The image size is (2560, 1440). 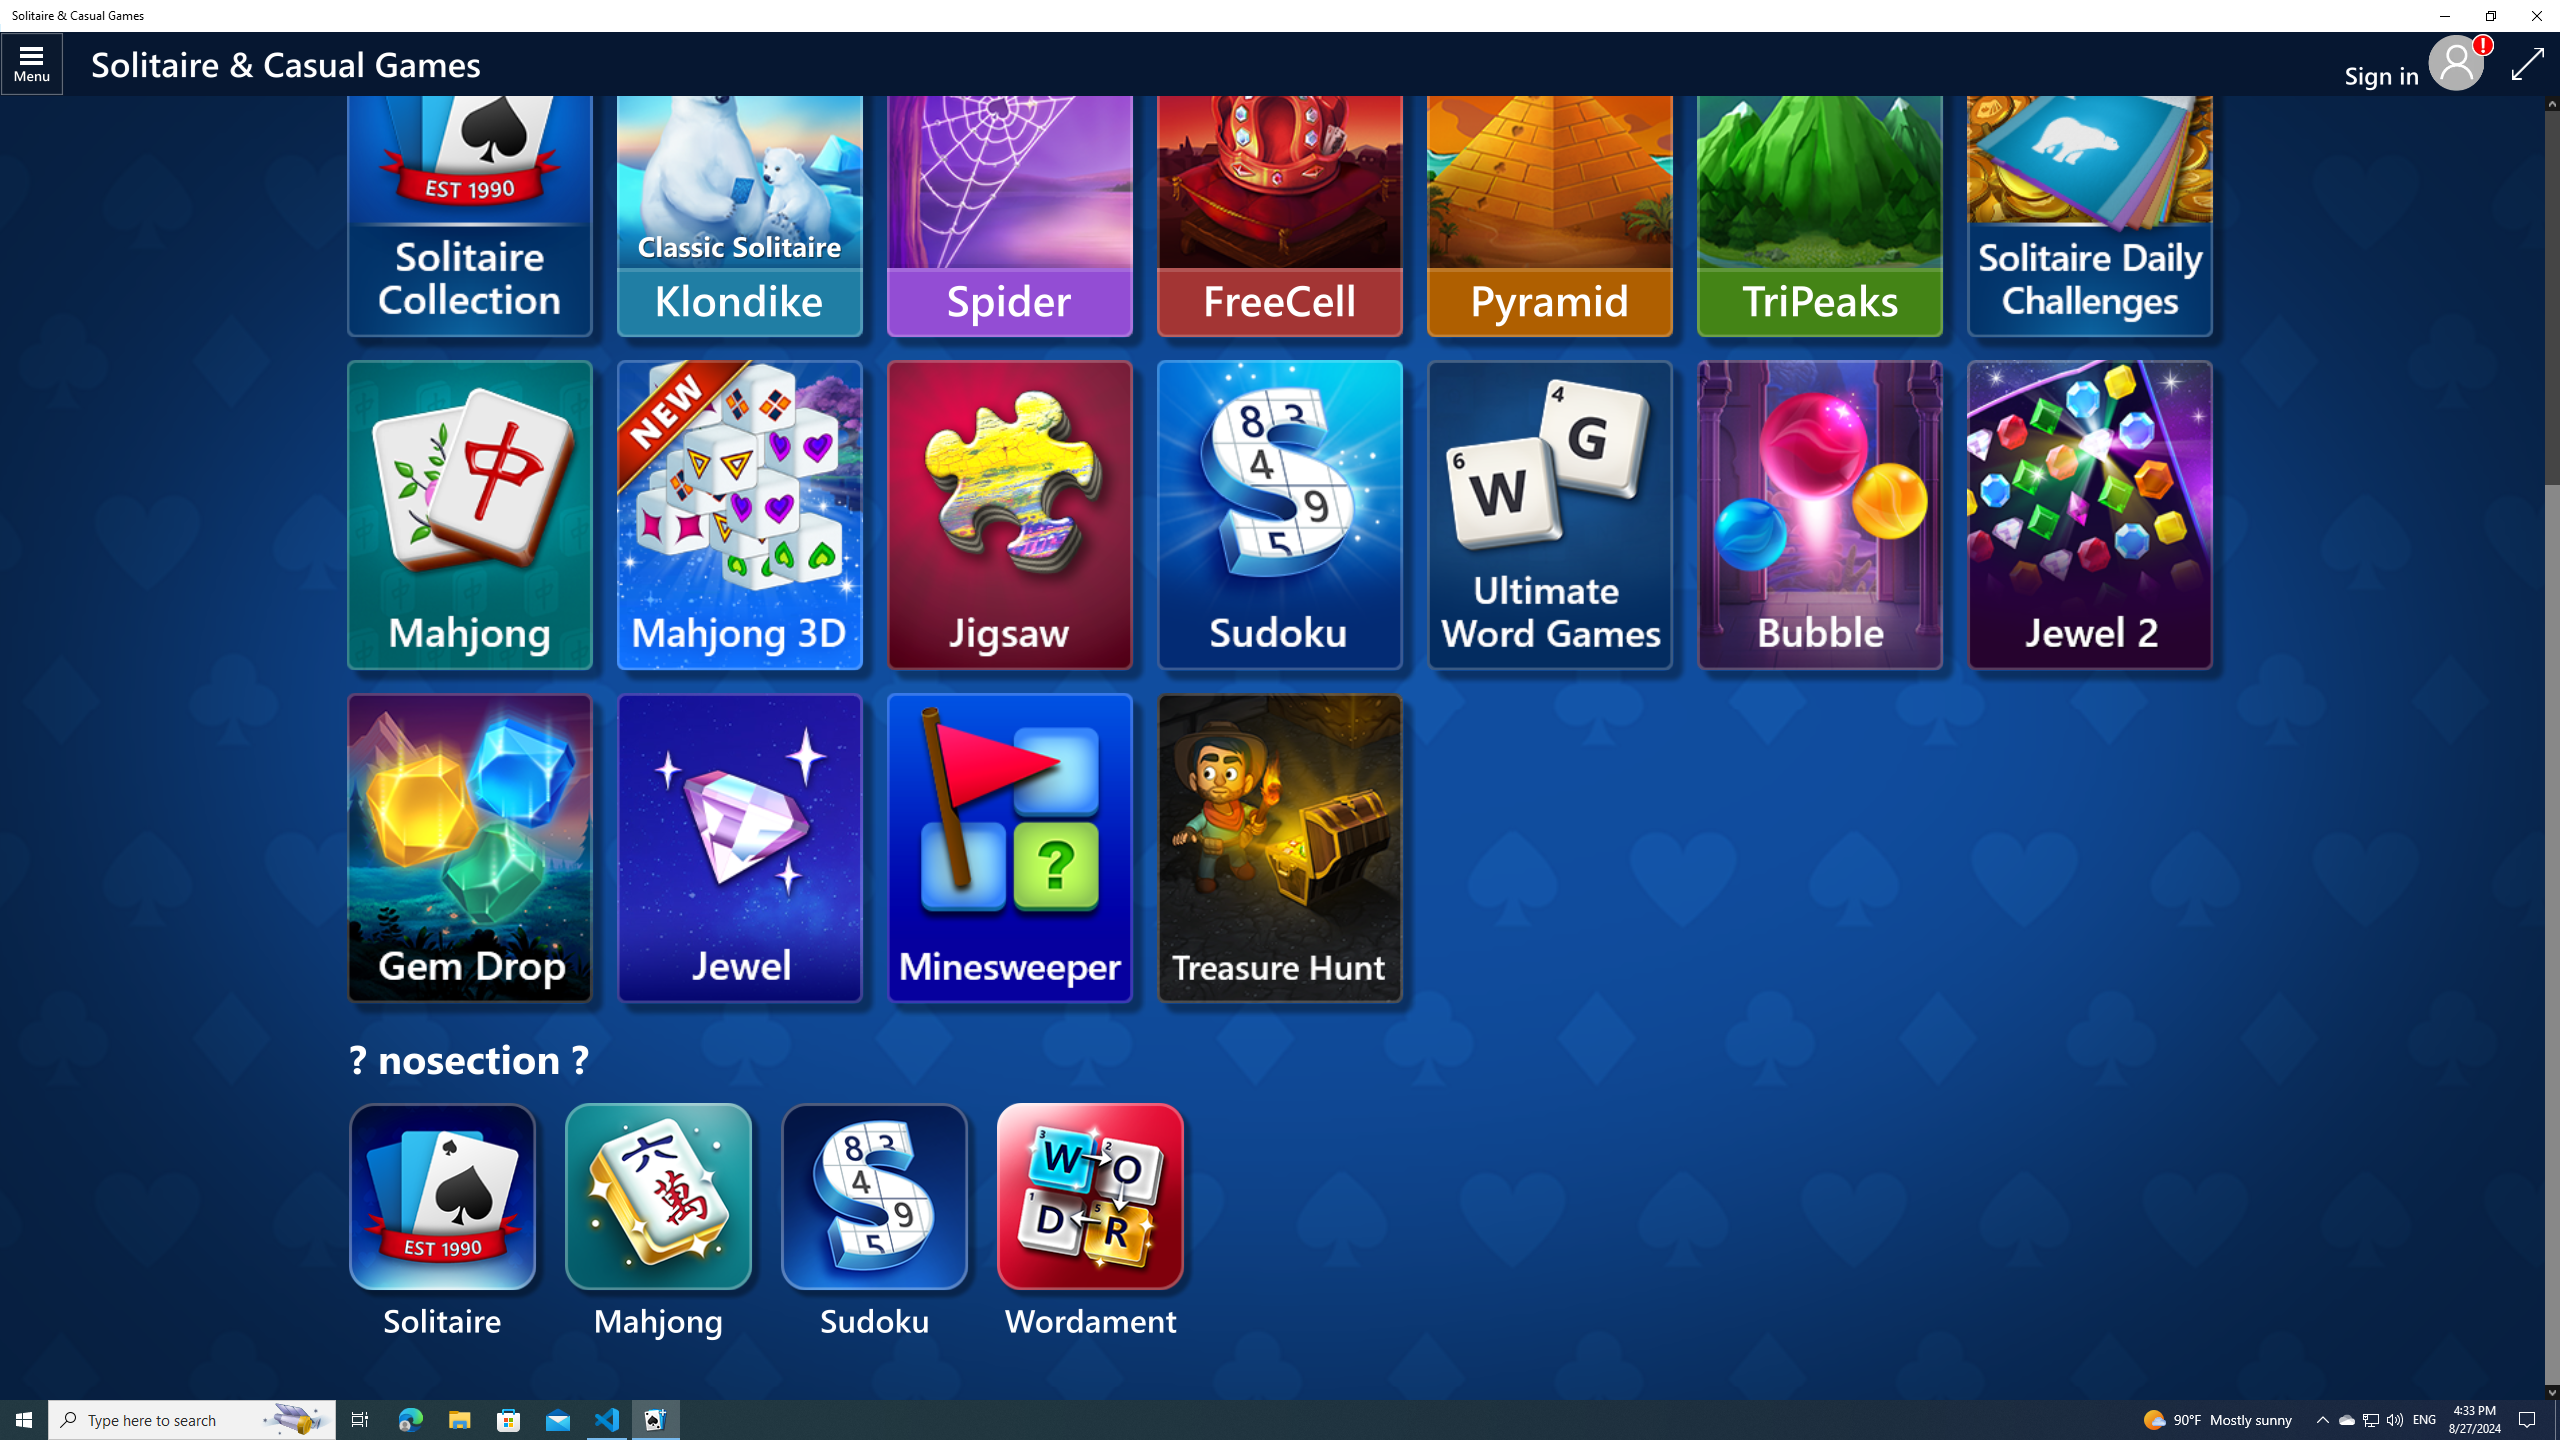 What do you see at coordinates (1091, 1222) in the screenshot?
I see `'Wordament'` at bounding box center [1091, 1222].